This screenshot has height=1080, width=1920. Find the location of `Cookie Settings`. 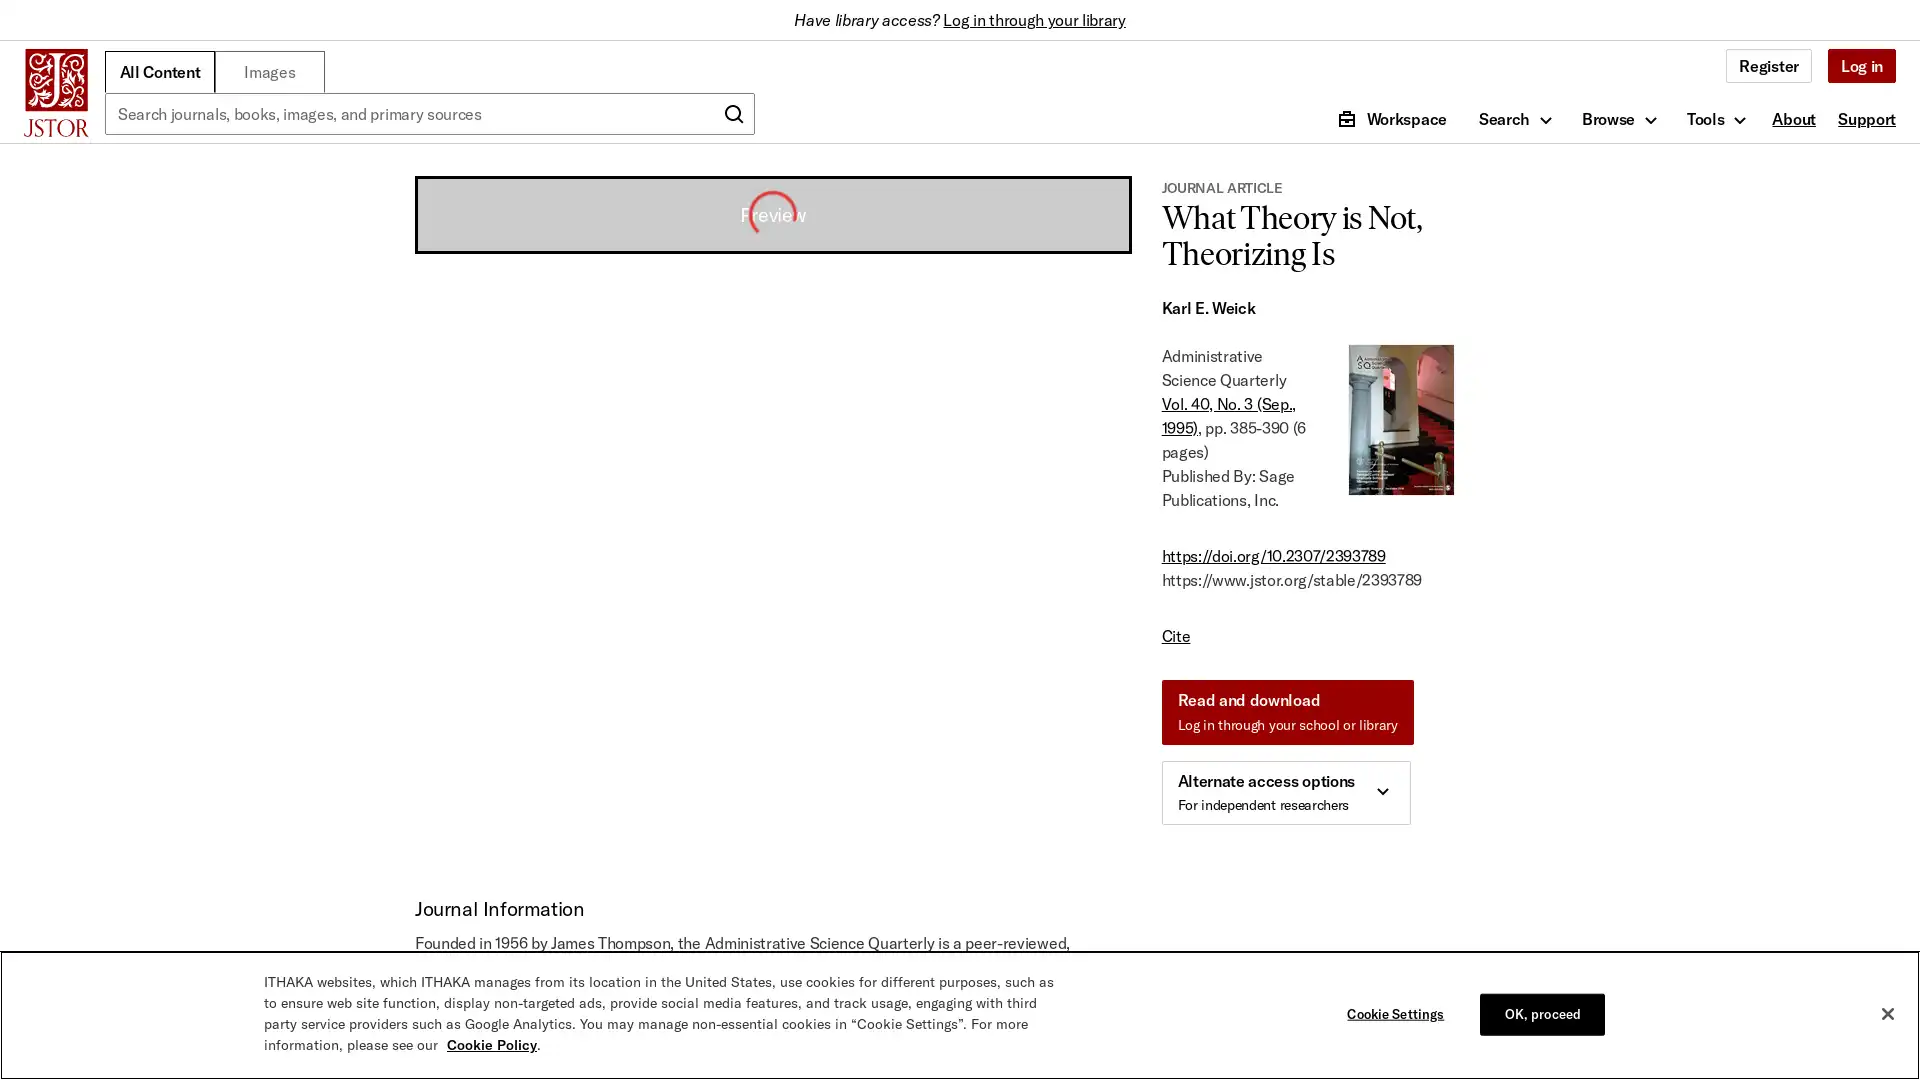

Cookie Settings is located at coordinates (1399, 1014).